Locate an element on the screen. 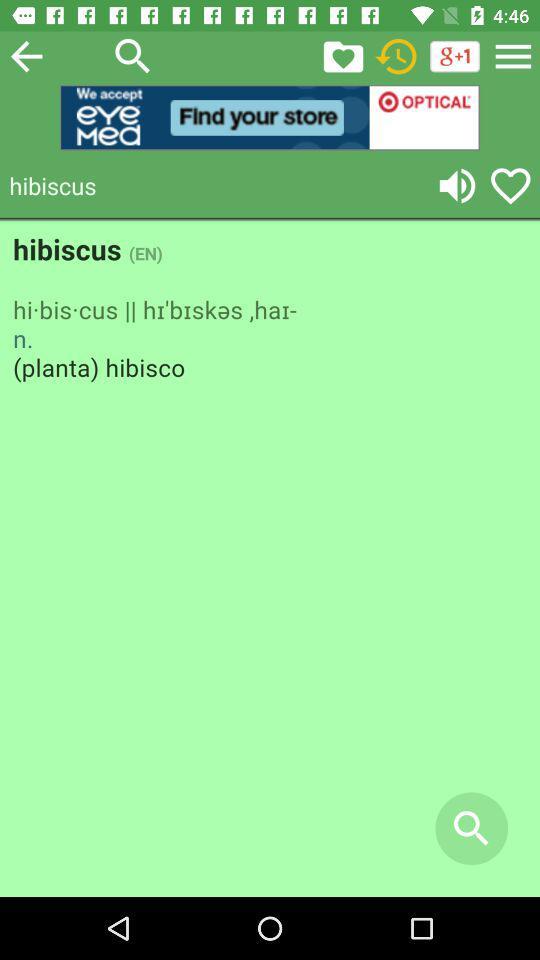 This screenshot has width=540, height=960. bookmark page is located at coordinates (342, 55).